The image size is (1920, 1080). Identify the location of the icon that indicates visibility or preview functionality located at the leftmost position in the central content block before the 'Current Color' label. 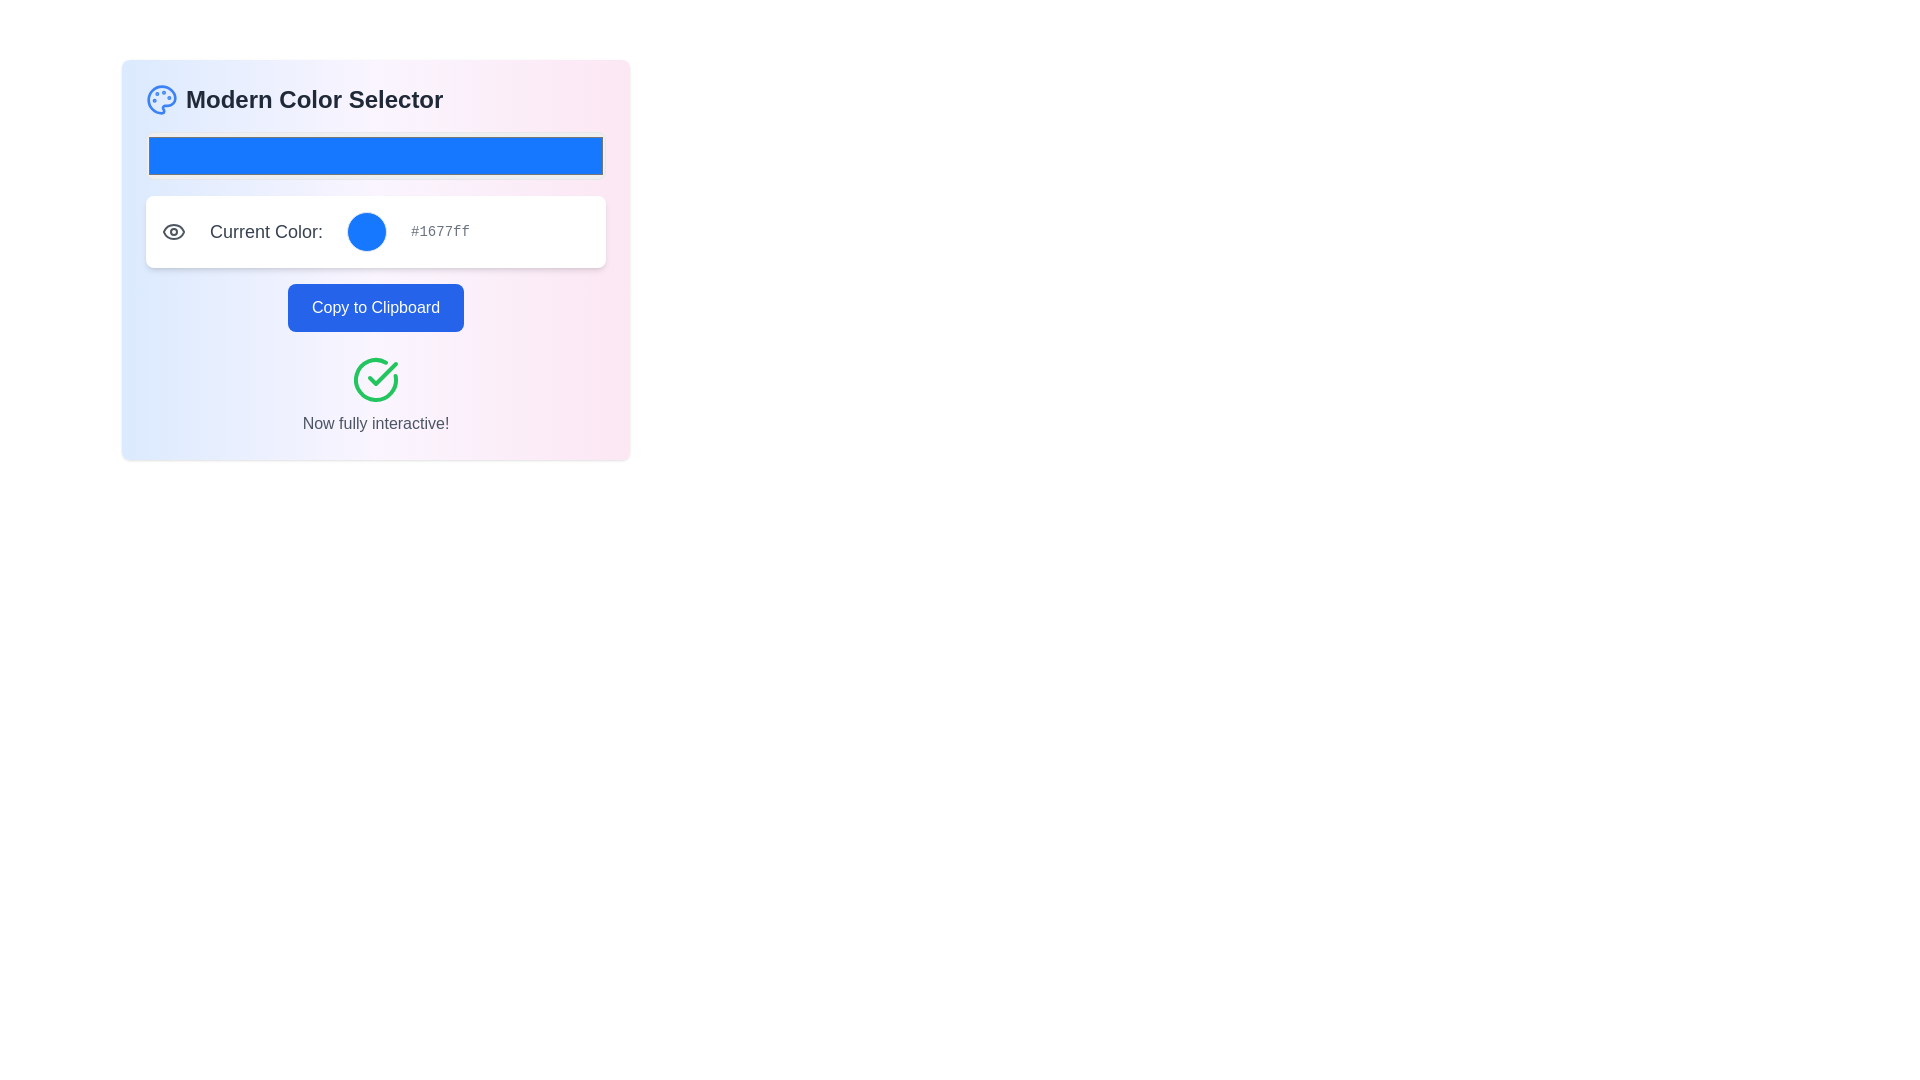
(173, 230).